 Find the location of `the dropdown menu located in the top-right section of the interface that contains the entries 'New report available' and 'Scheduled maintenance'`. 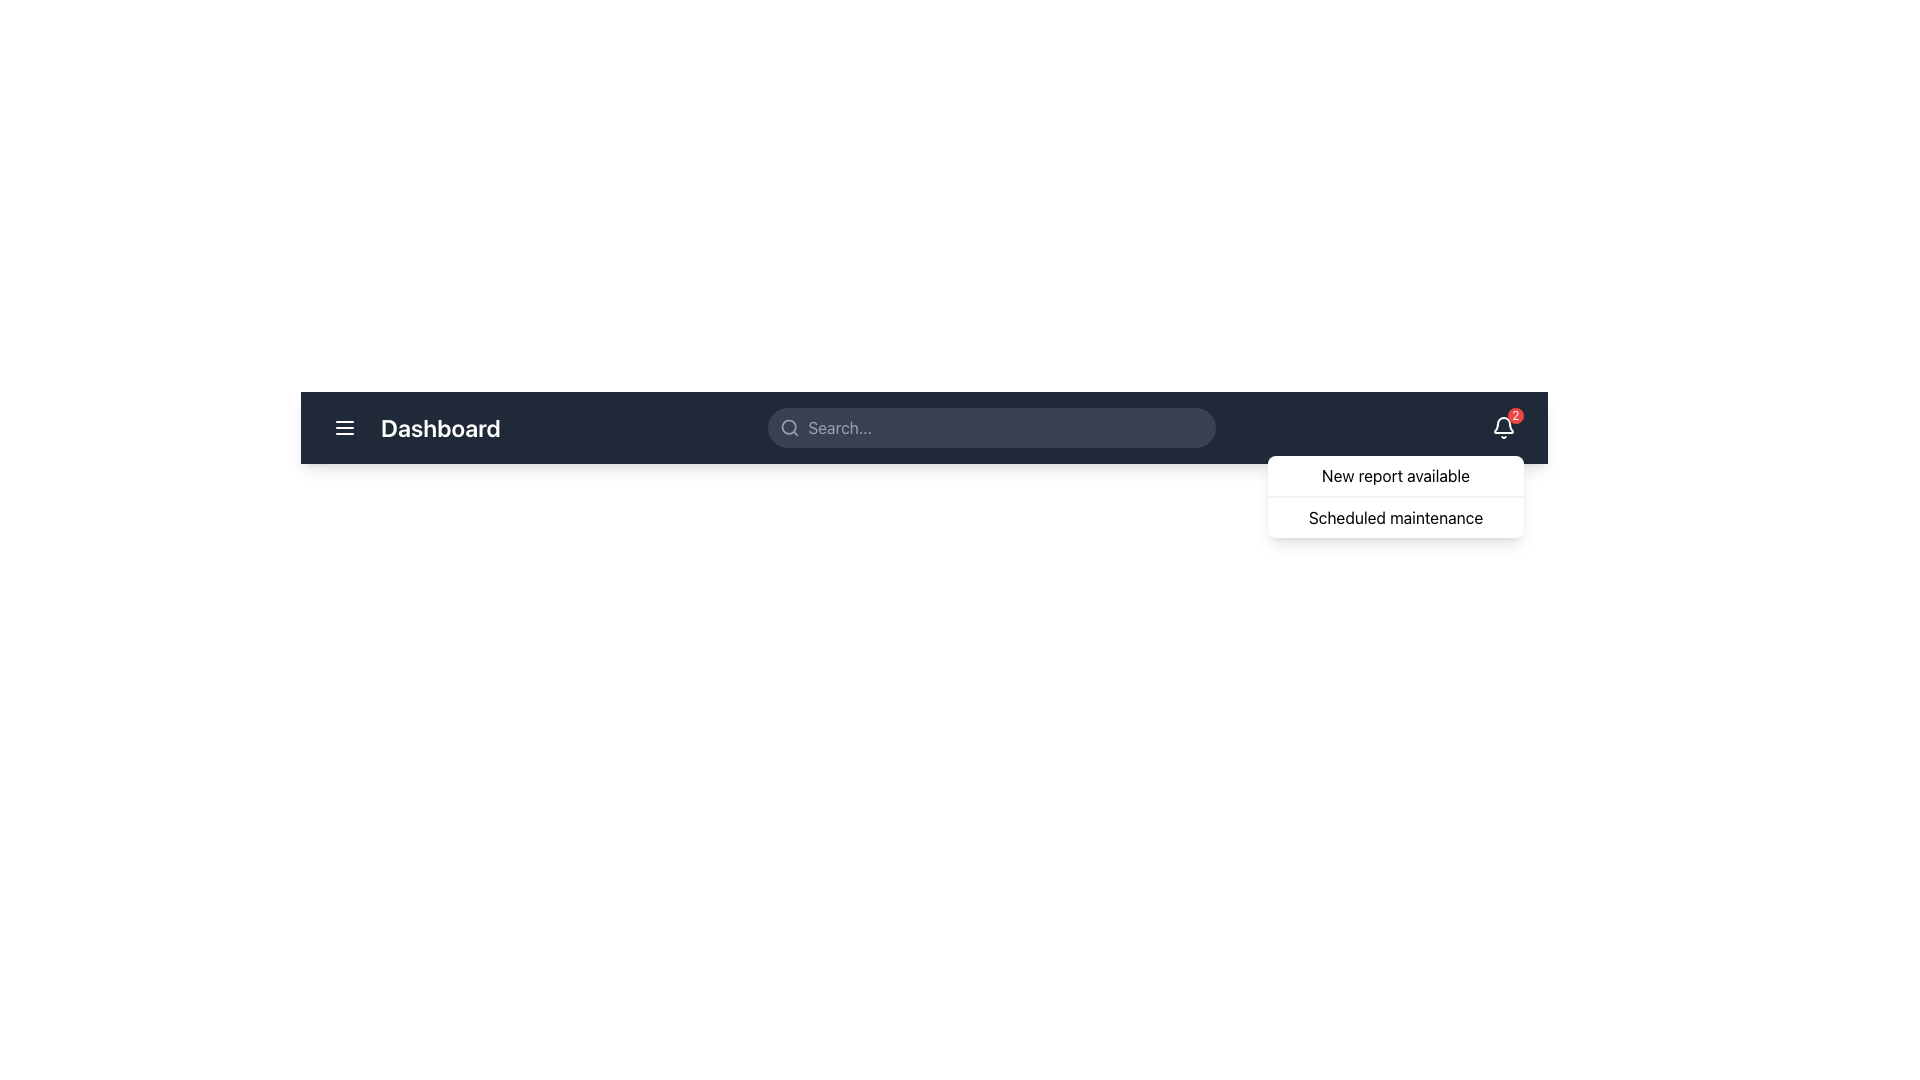

the dropdown menu located in the top-right section of the interface that contains the entries 'New report available' and 'Scheduled maintenance' is located at coordinates (1395, 496).